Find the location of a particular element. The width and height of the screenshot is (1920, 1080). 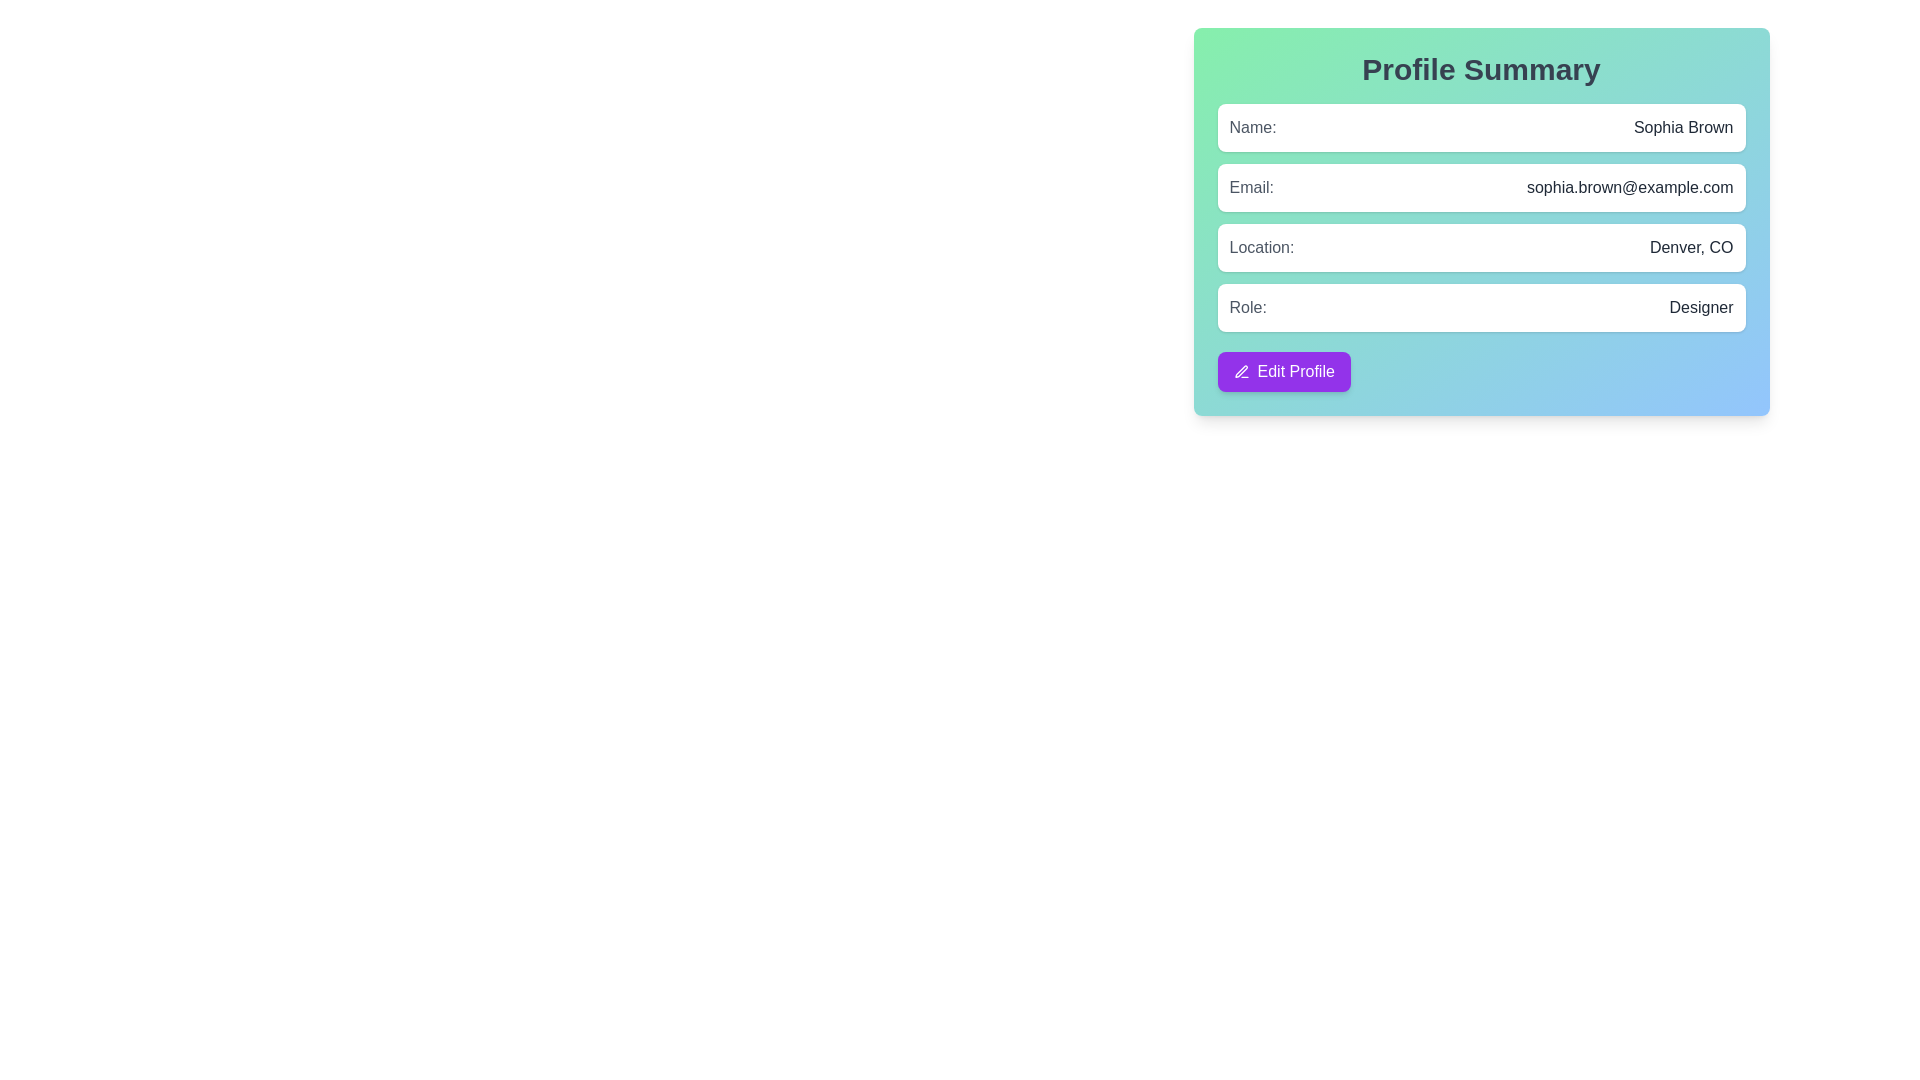

the 'Edit Profile' button, which is a prominent purple rectangular button with rounded corners, featuring a left-aligned pen icon and white text, located at the bottom of the 'Profile Summary' box is located at coordinates (1284, 371).